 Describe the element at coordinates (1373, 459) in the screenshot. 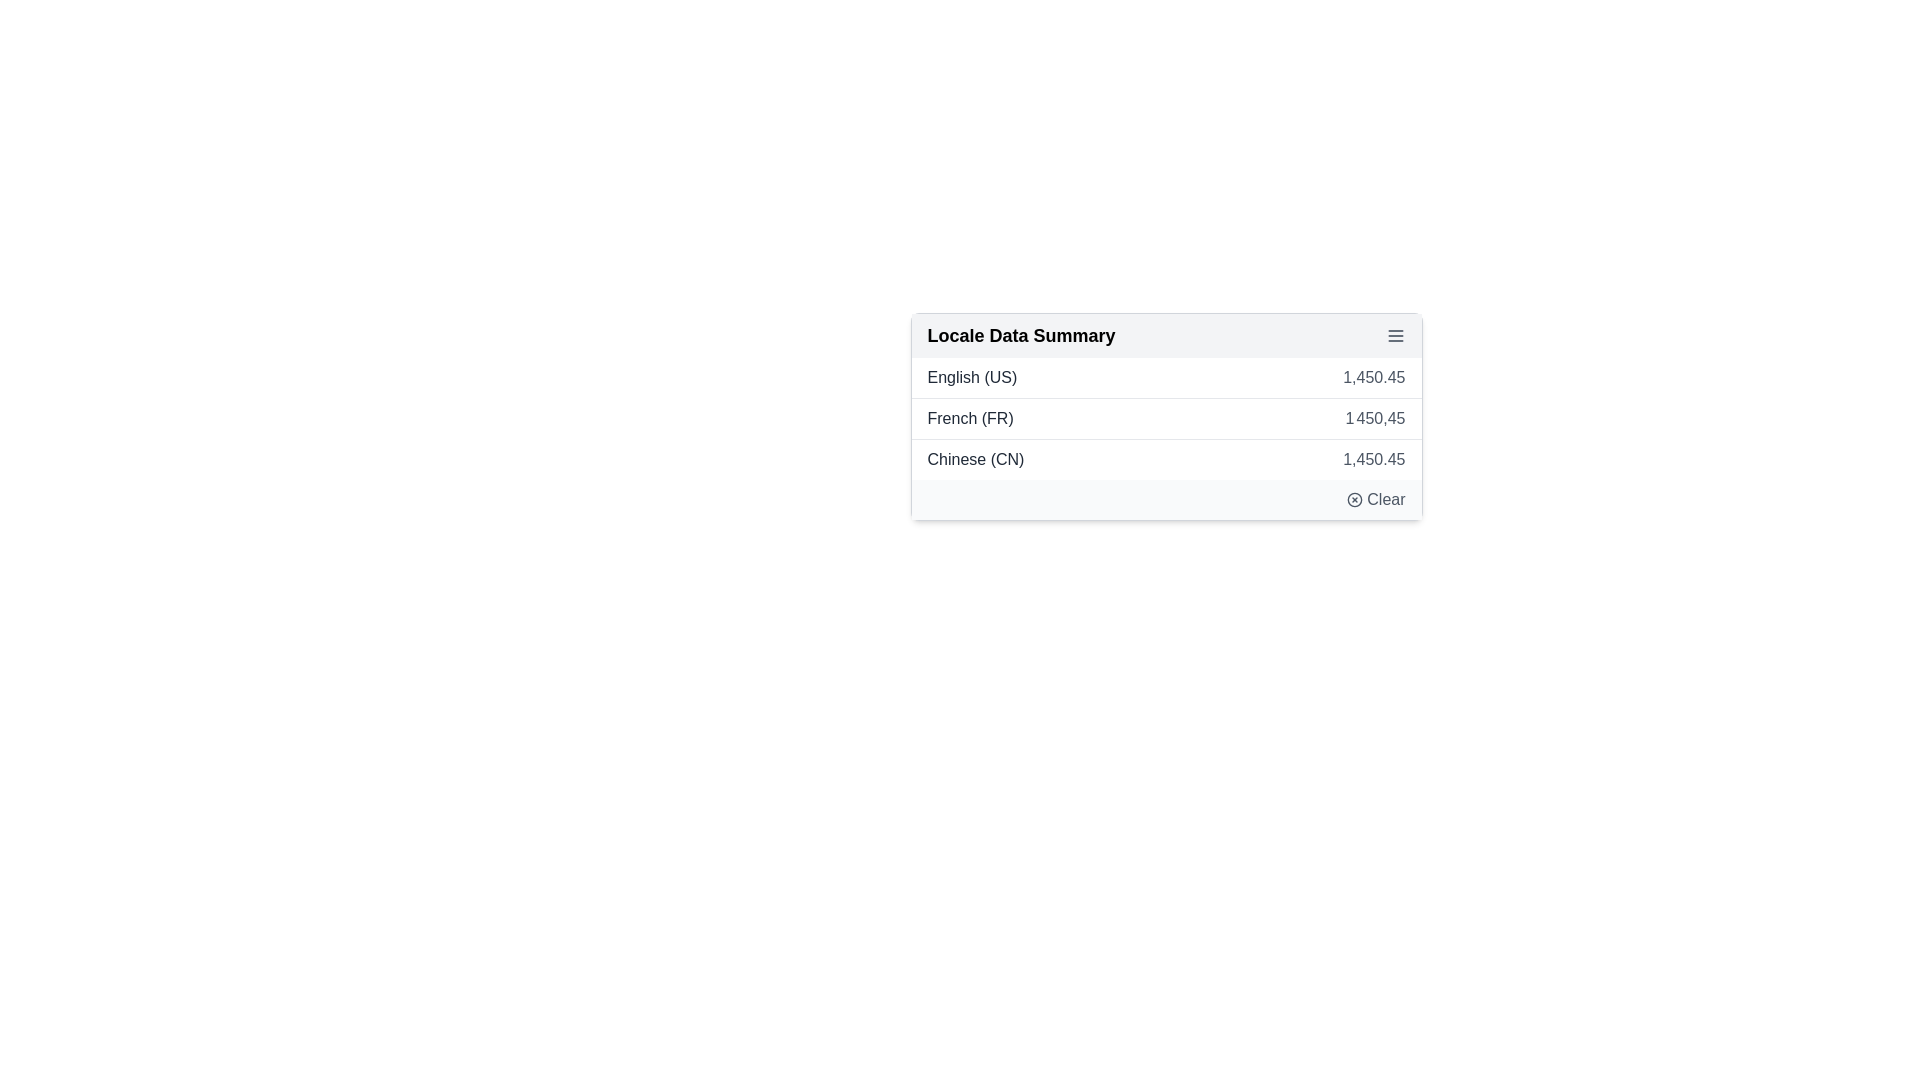

I see `the static text label displaying numerical data for 'Chinese (CN)', positioned to the right of the locale label` at that location.